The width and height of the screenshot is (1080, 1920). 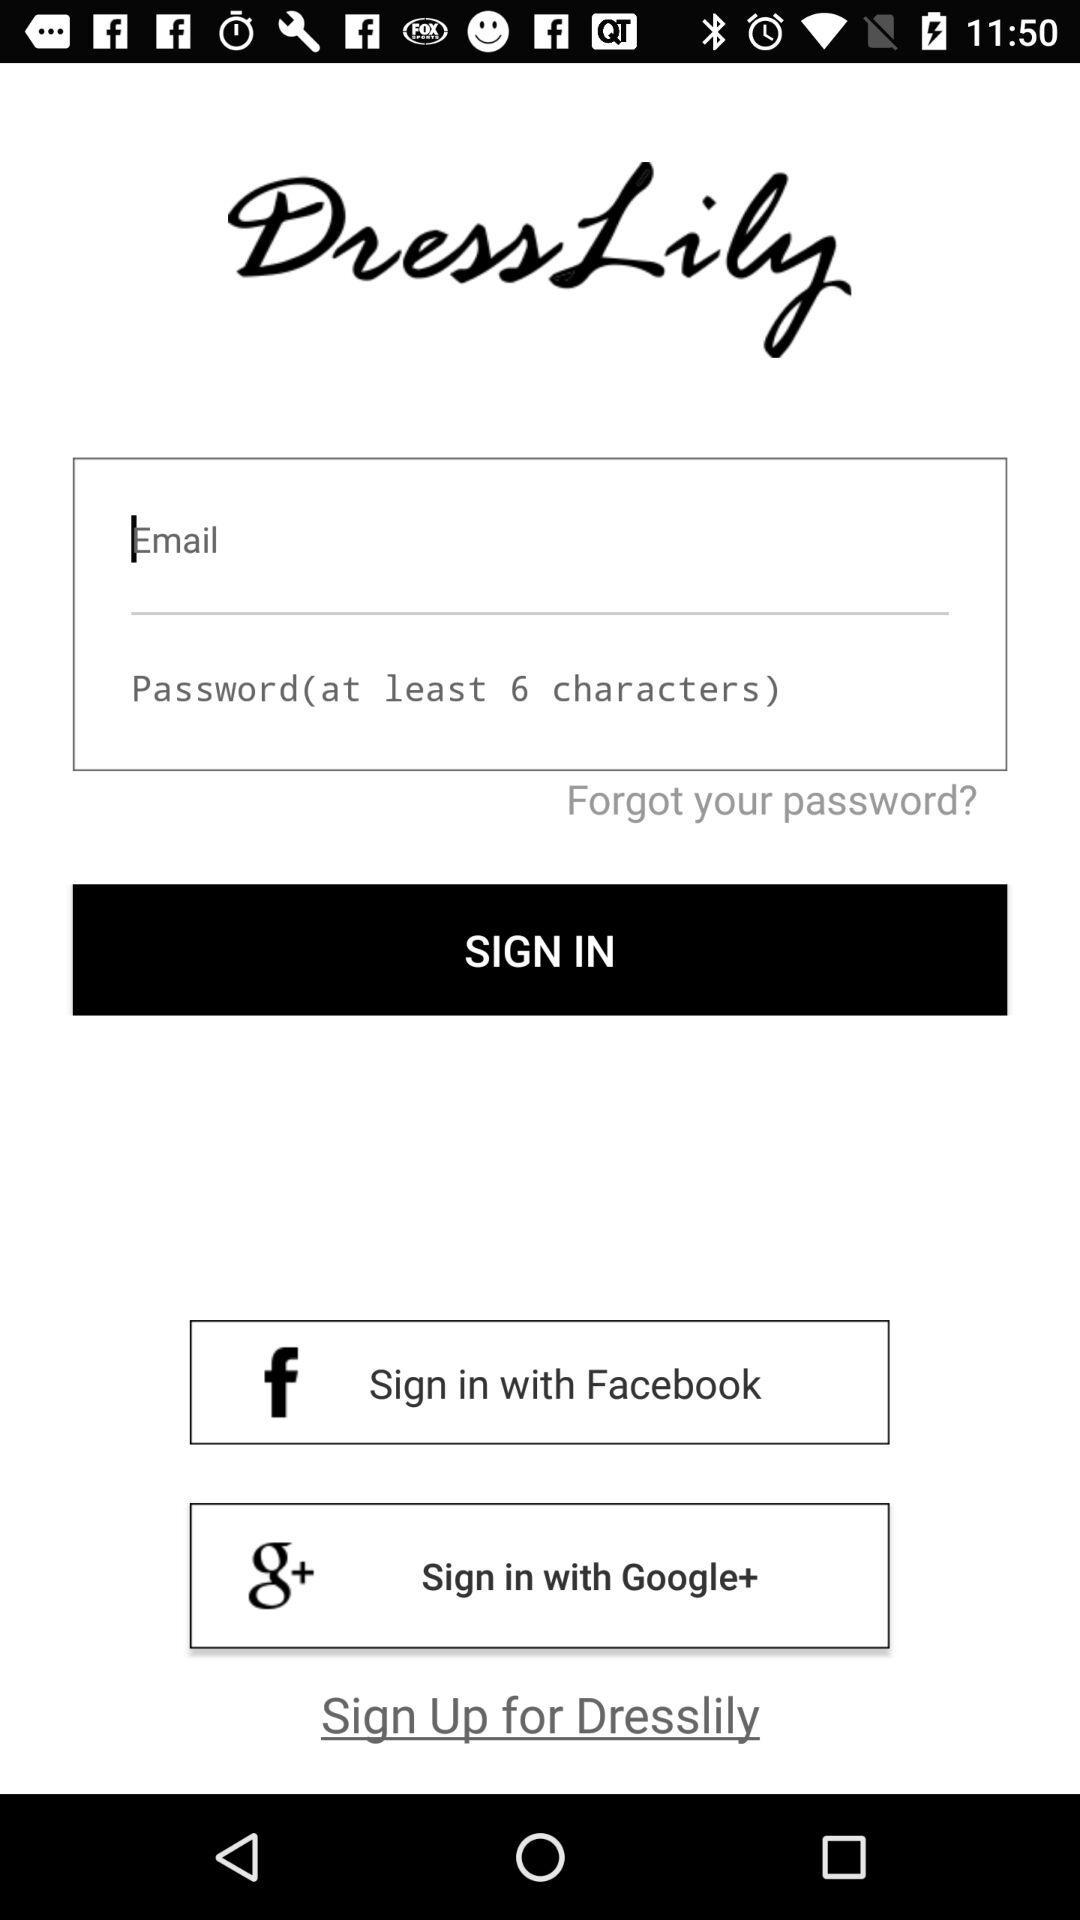 What do you see at coordinates (540, 797) in the screenshot?
I see `forgot your password? item` at bounding box center [540, 797].